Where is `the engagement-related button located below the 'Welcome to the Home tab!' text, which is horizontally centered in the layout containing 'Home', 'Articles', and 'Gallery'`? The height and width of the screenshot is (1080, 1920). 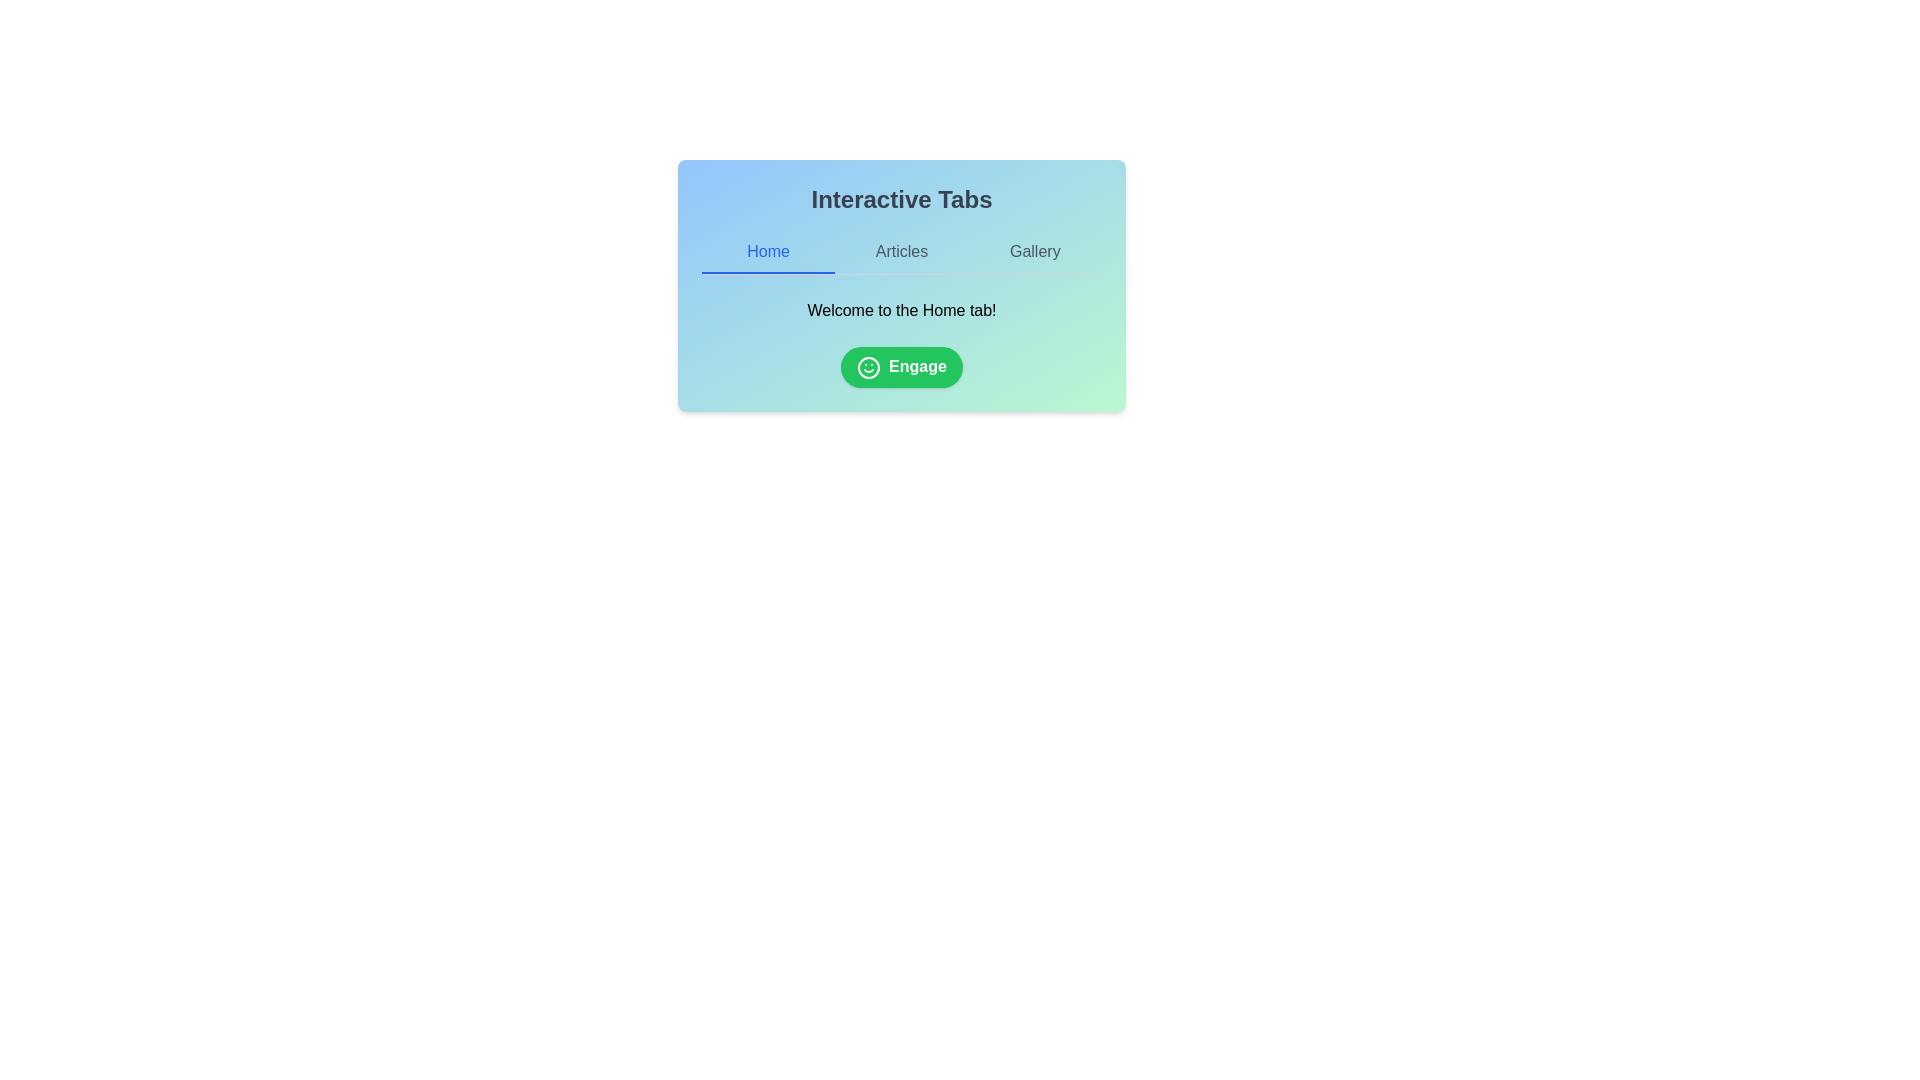 the engagement-related button located below the 'Welcome to the Home tab!' text, which is horizontally centered in the layout containing 'Home', 'Articles', and 'Gallery' is located at coordinates (901, 366).